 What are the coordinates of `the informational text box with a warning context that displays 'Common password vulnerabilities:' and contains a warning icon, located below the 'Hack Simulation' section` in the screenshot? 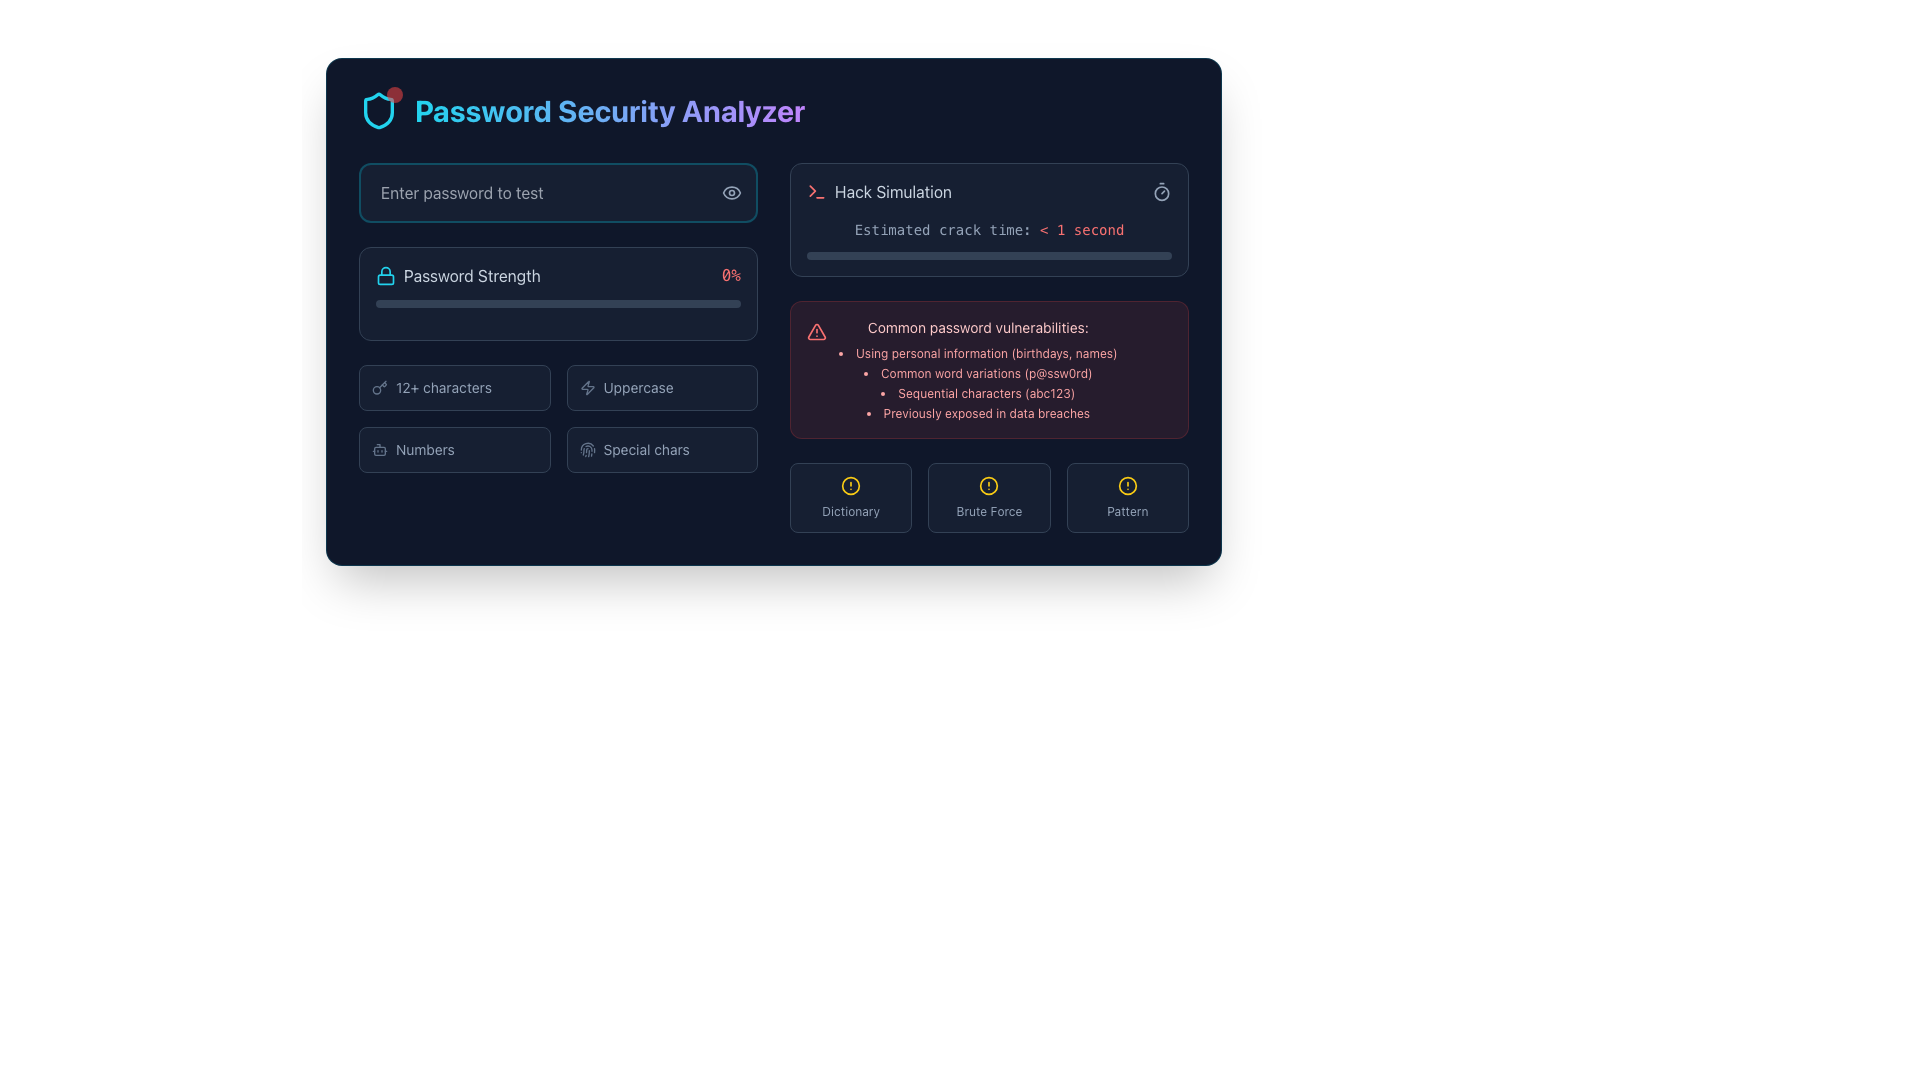 It's located at (989, 370).